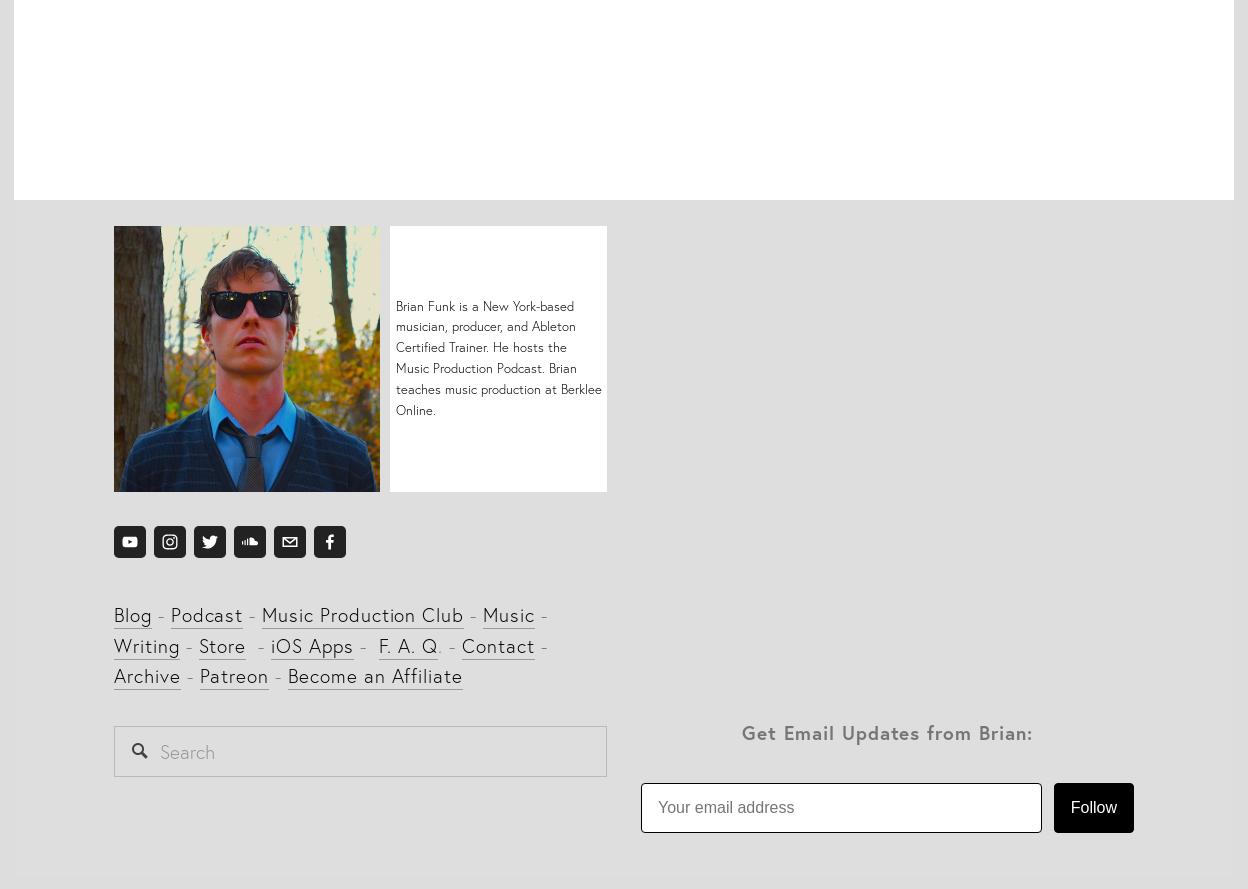 This screenshot has height=889, width=1248. Describe the element at coordinates (146, 644) in the screenshot. I see `'Writing'` at that location.